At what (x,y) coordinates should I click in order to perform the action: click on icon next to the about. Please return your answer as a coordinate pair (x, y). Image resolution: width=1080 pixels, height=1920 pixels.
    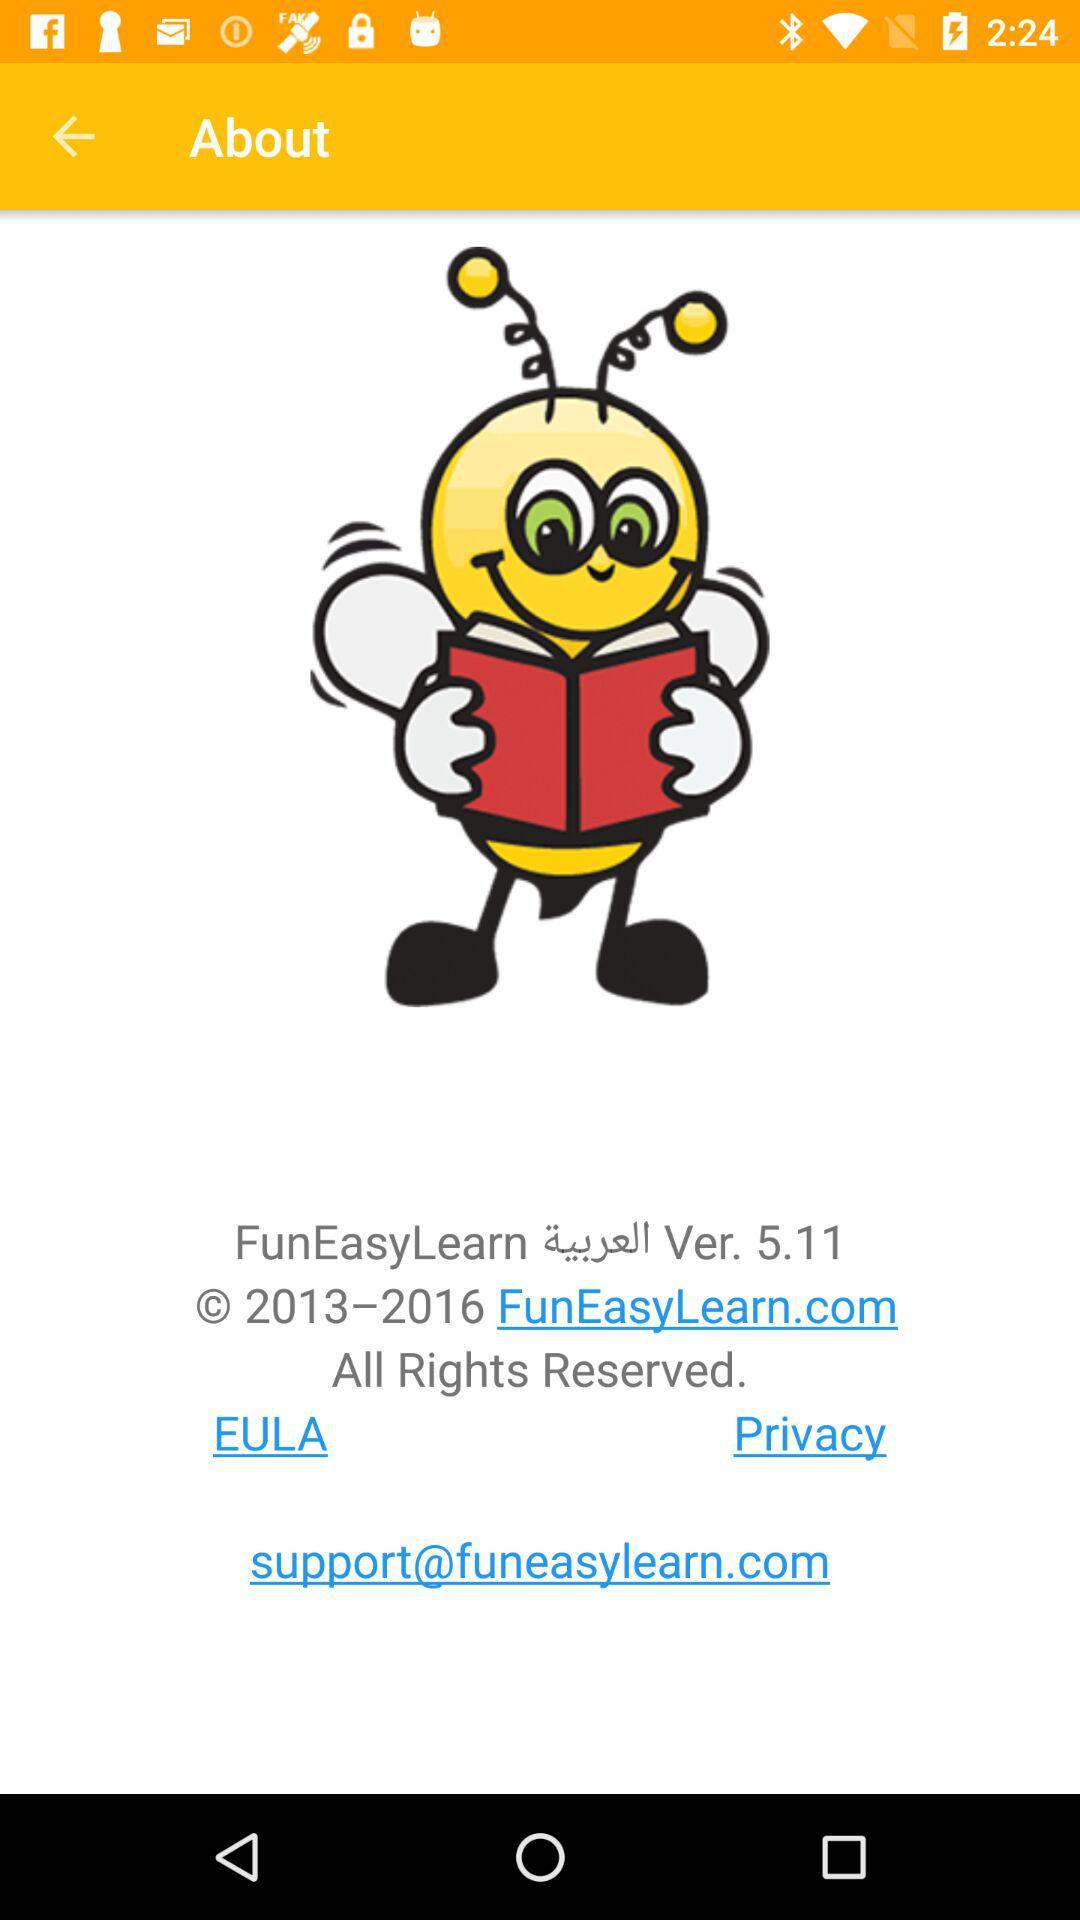
    Looking at the image, I should click on (72, 135).